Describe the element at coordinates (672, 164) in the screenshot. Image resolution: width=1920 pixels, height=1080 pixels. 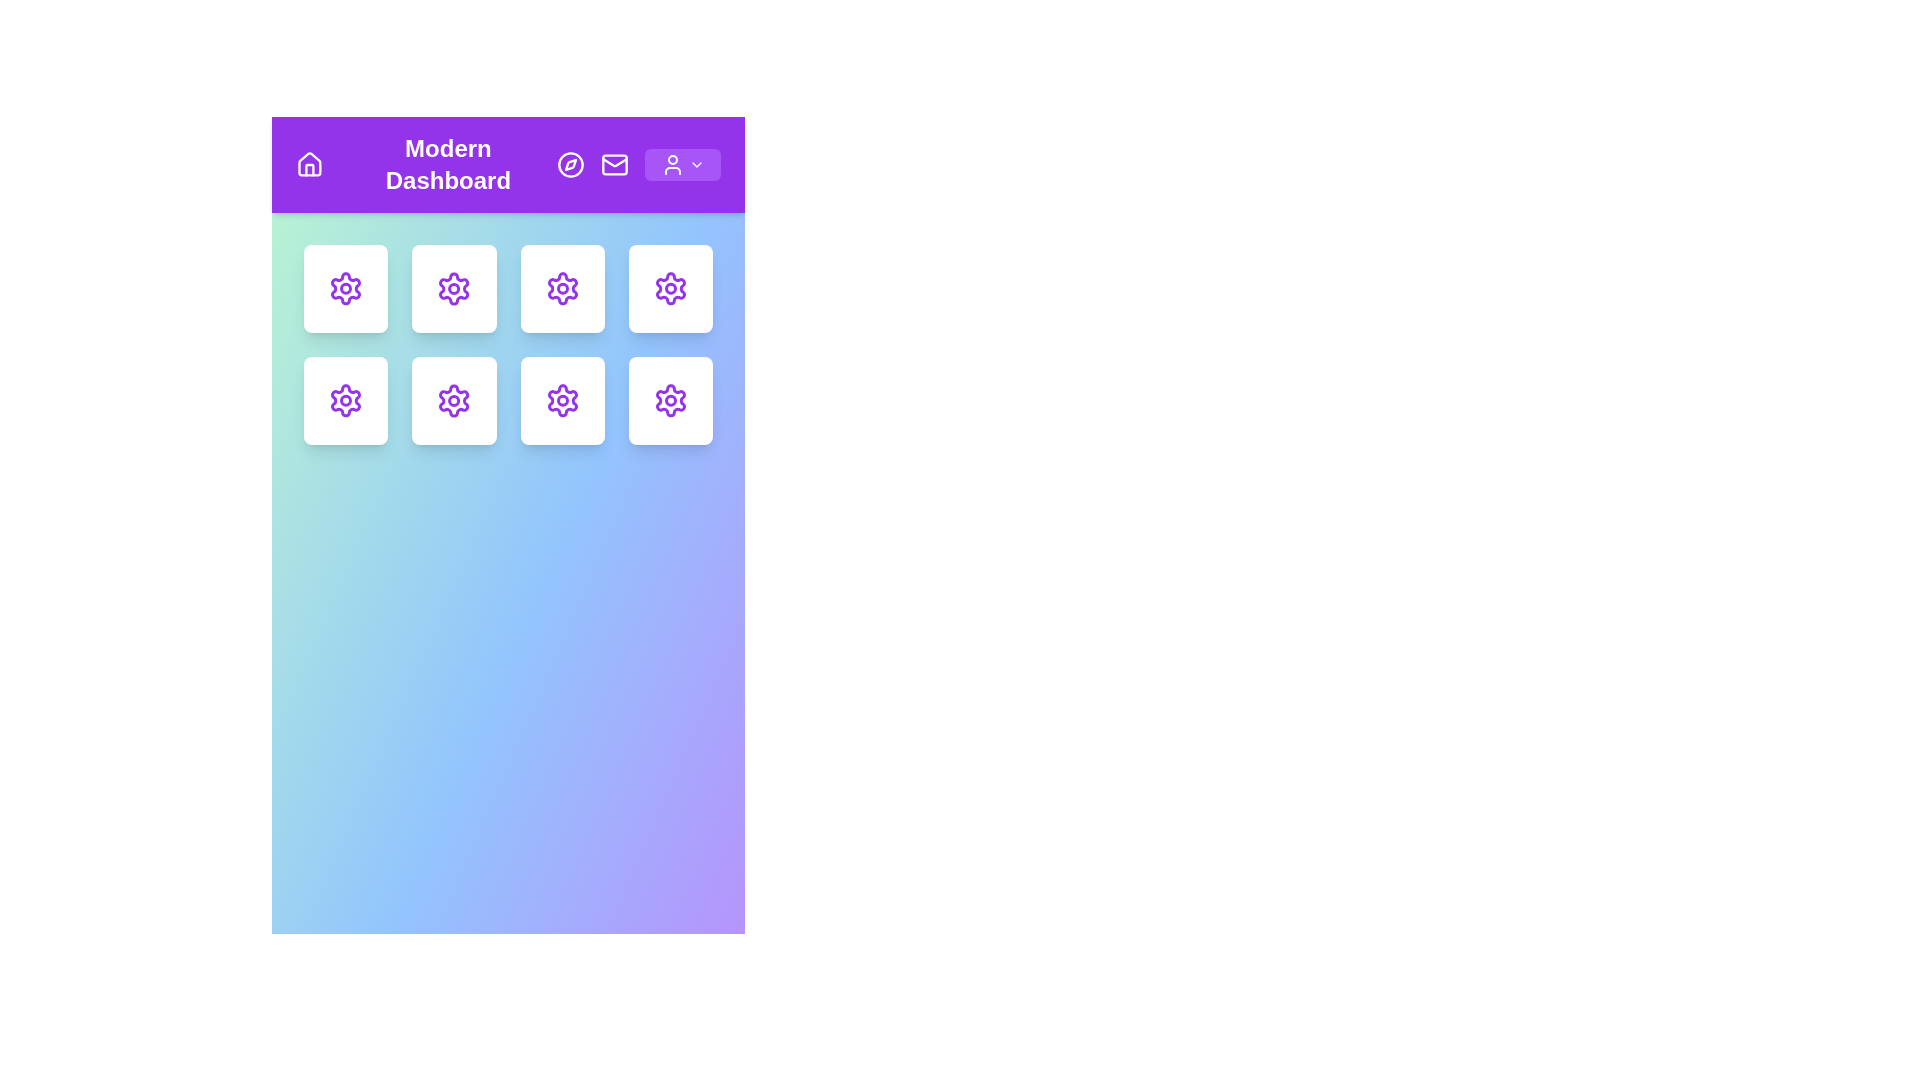
I see `the user profile section to observe the hover effects` at that location.